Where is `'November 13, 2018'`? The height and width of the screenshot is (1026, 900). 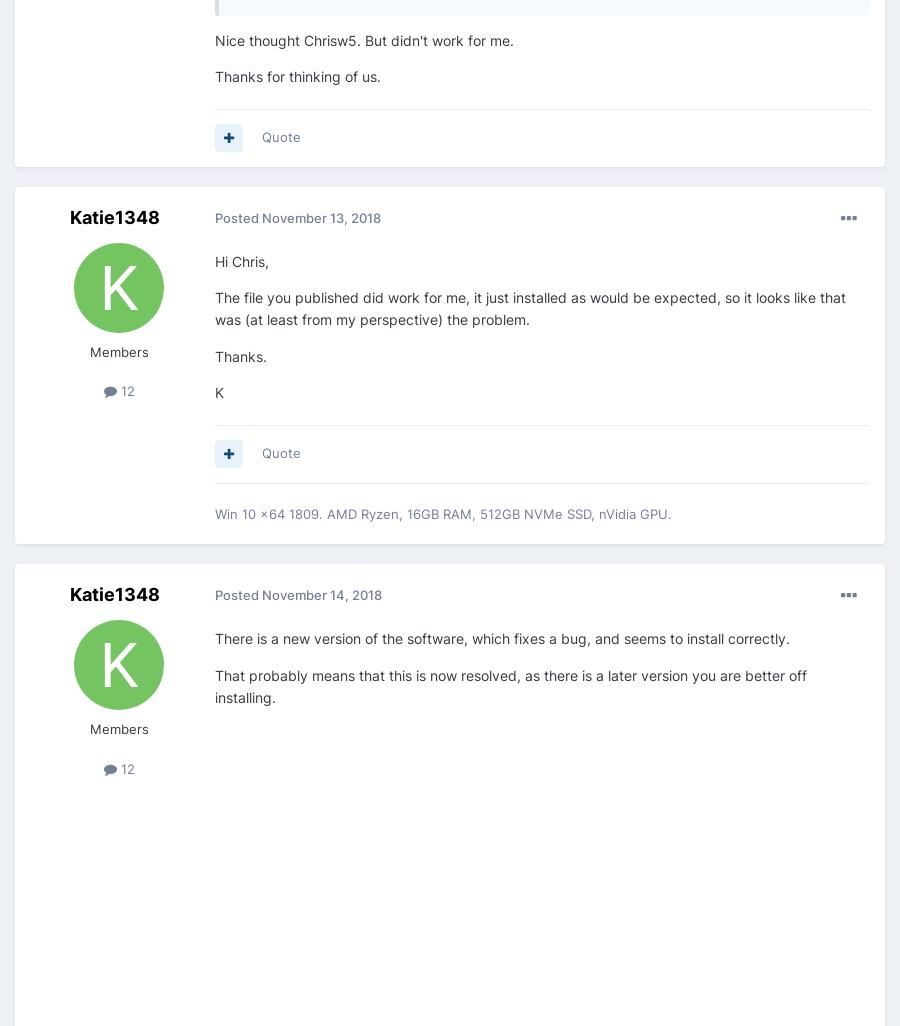
'November 13, 2018' is located at coordinates (320, 216).